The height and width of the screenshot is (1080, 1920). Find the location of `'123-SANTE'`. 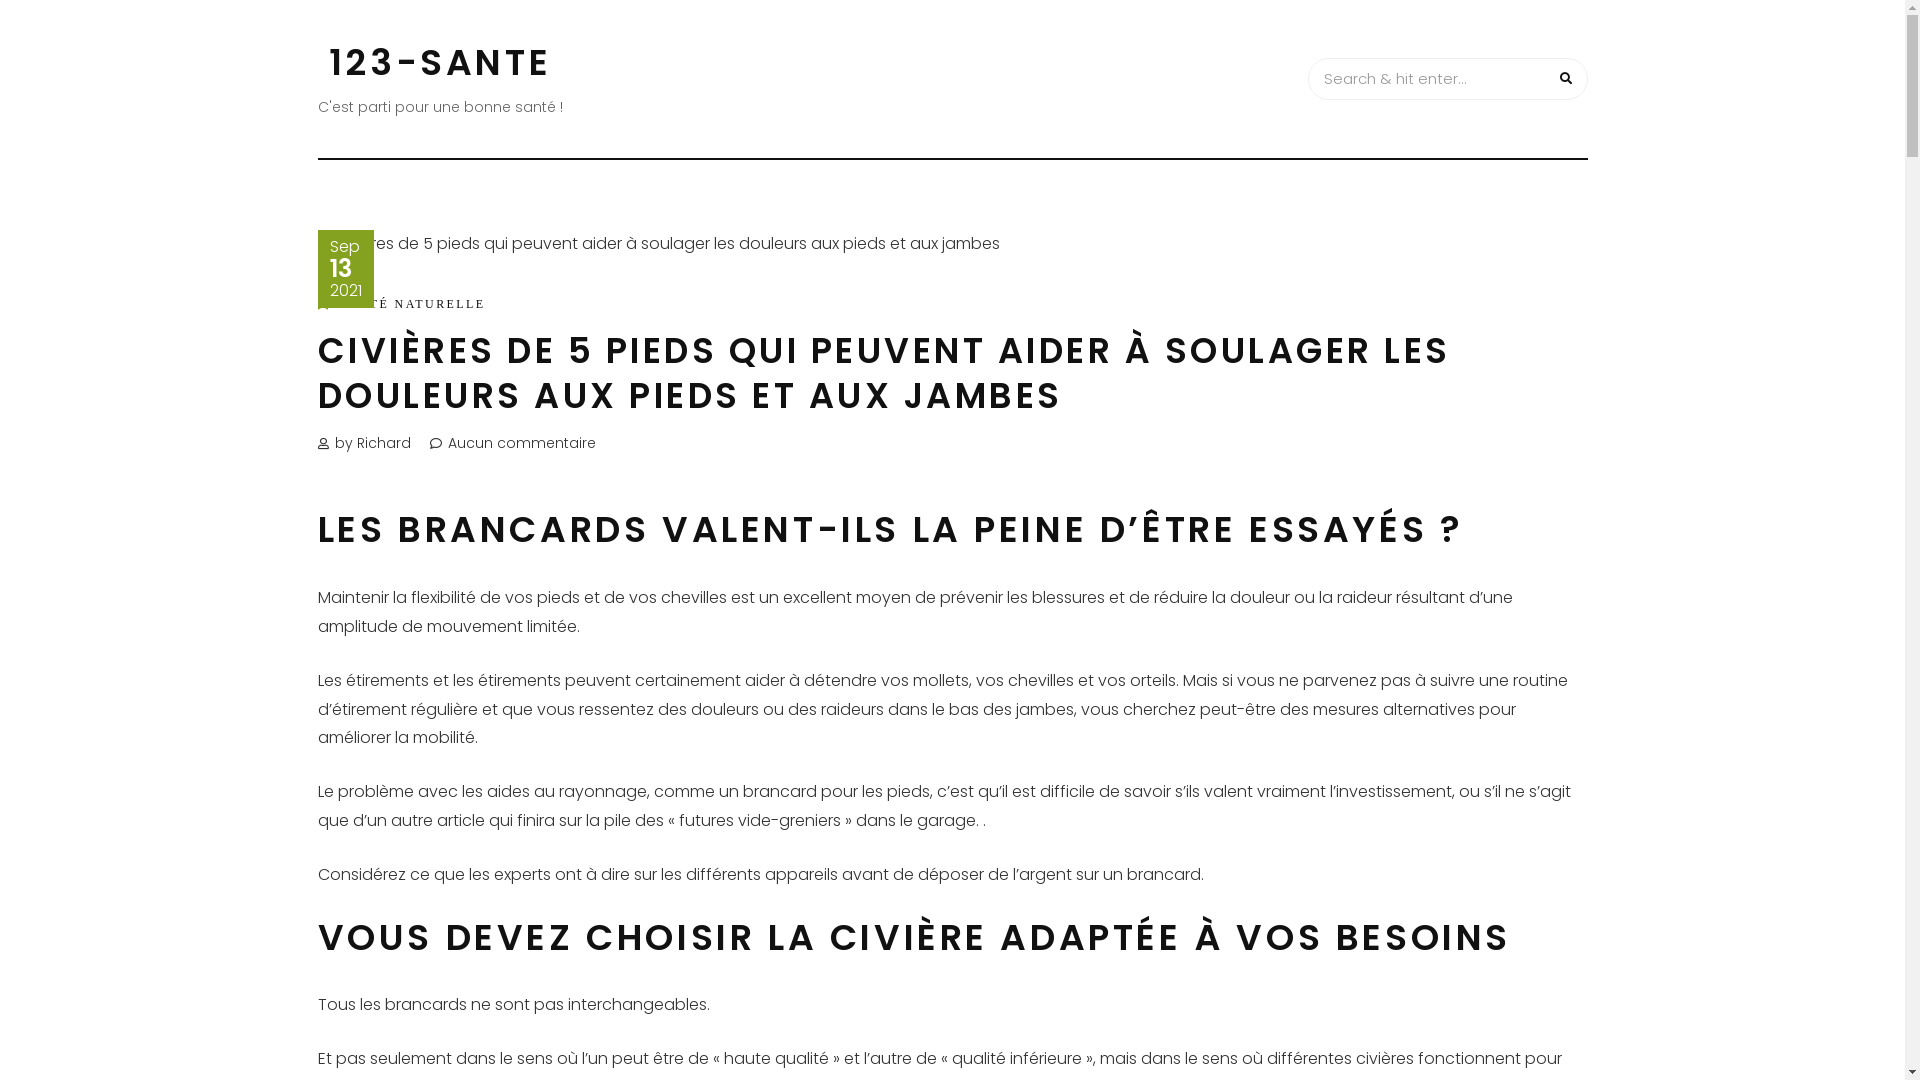

'123-SANTE' is located at coordinates (329, 61).